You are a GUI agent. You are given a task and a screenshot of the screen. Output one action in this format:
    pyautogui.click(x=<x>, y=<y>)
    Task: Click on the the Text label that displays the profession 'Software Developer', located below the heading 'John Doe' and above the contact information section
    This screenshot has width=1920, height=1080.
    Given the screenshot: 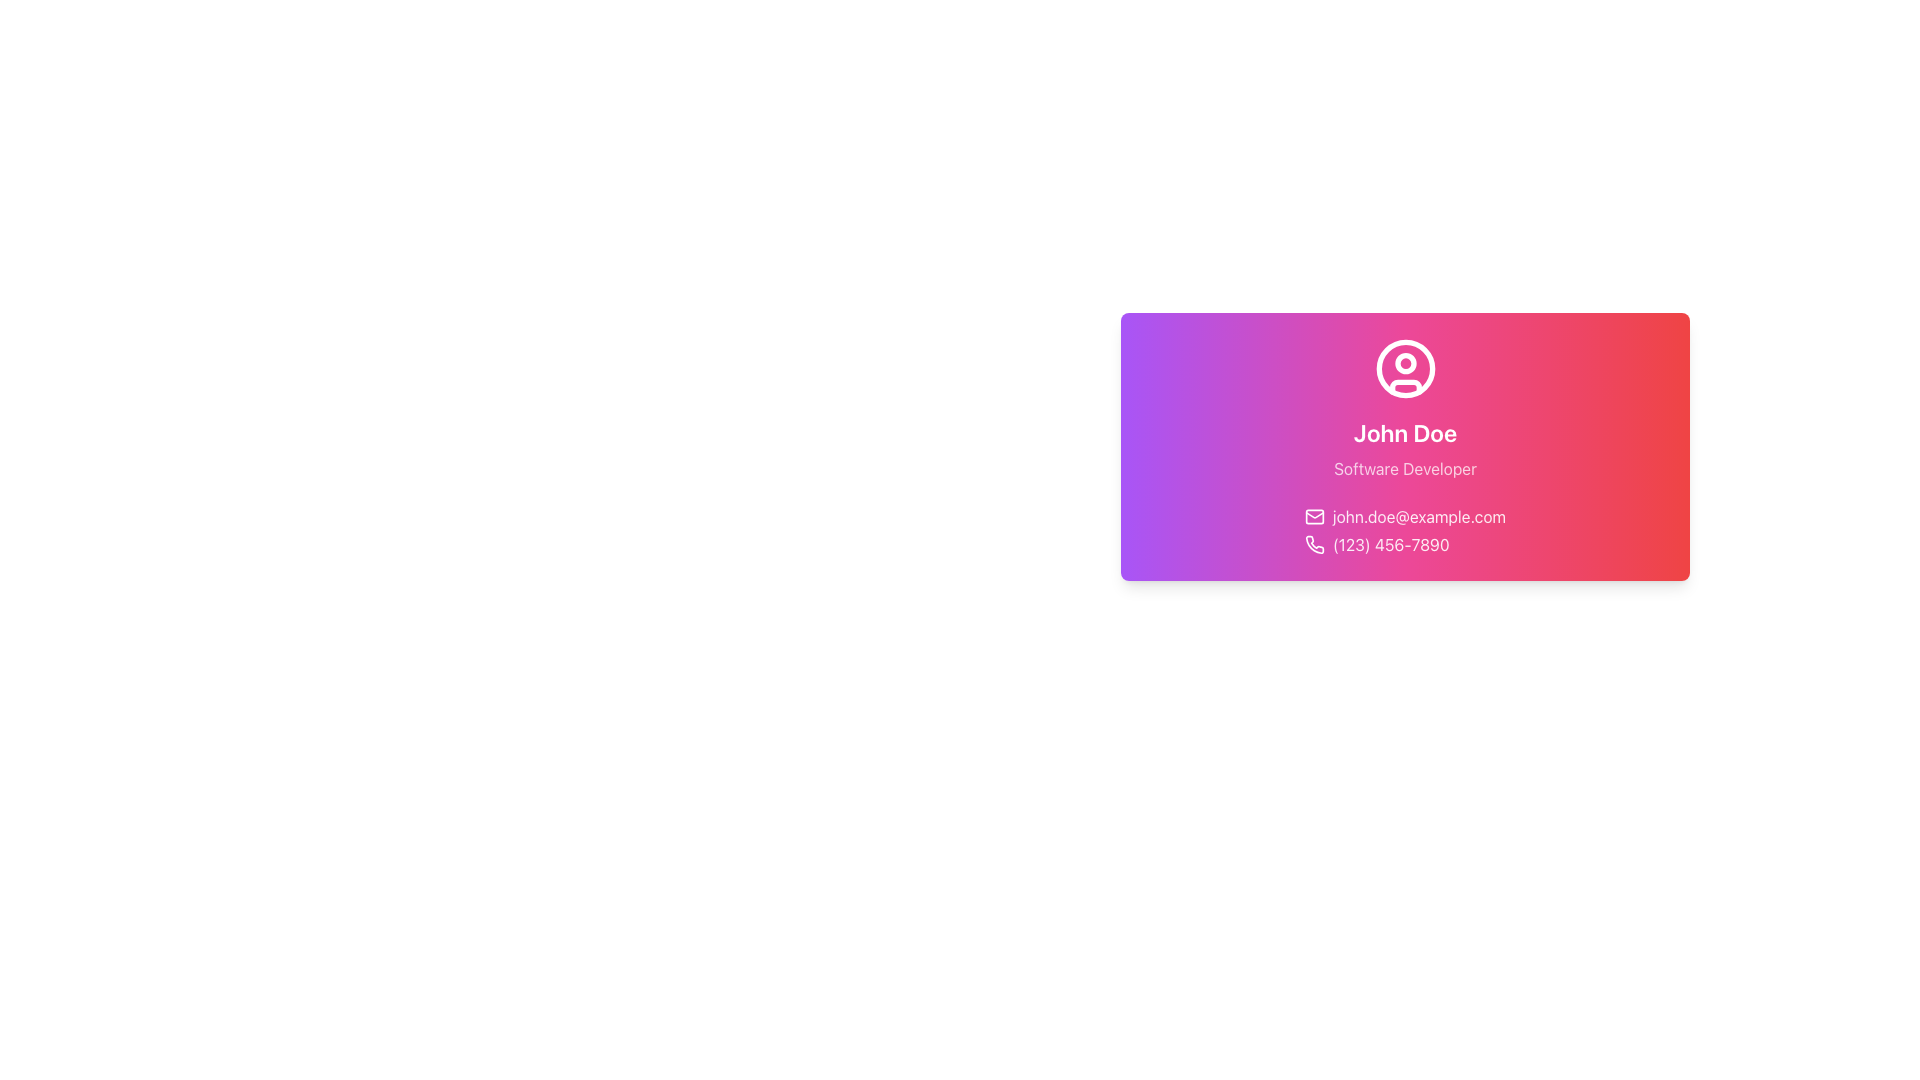 What is the action you would take?
    pyautogui.click(x=1404, y=469)
    